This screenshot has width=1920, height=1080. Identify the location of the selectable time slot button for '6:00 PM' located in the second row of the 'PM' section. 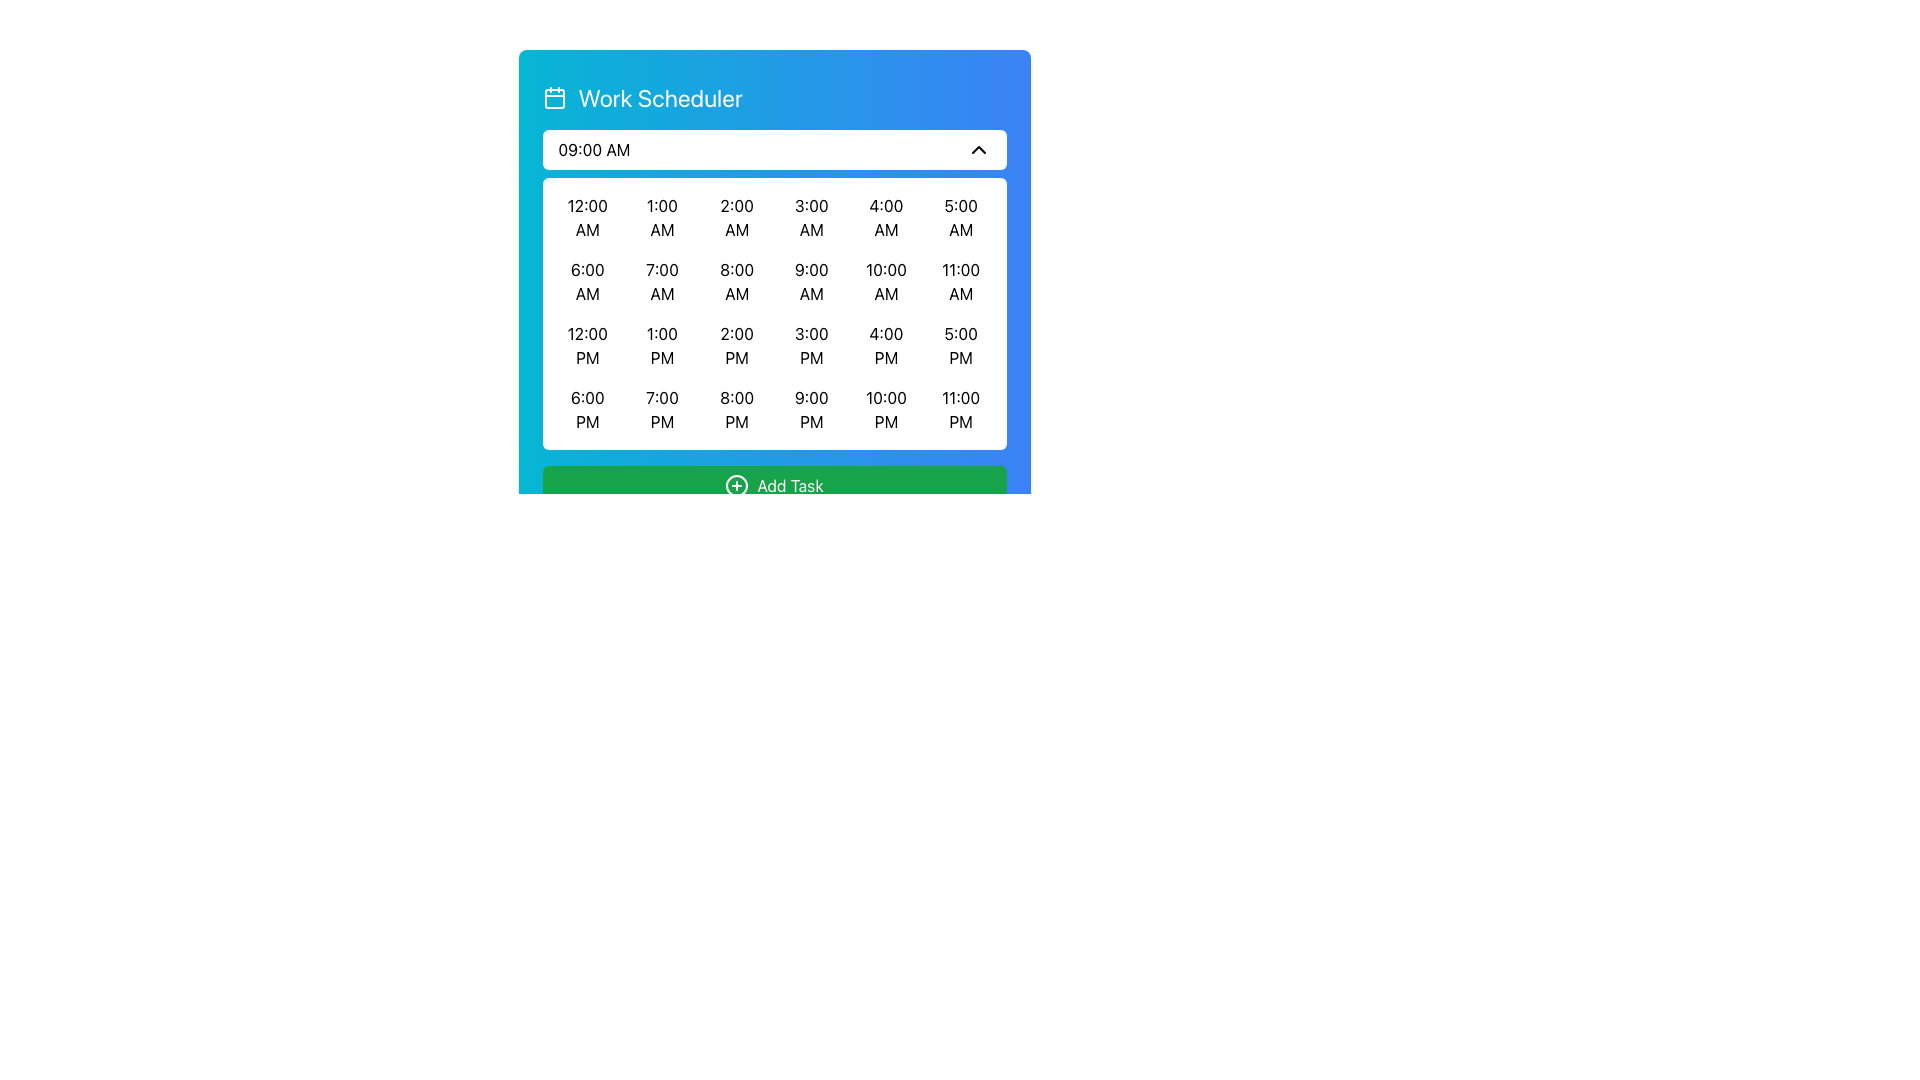
(586, 408).